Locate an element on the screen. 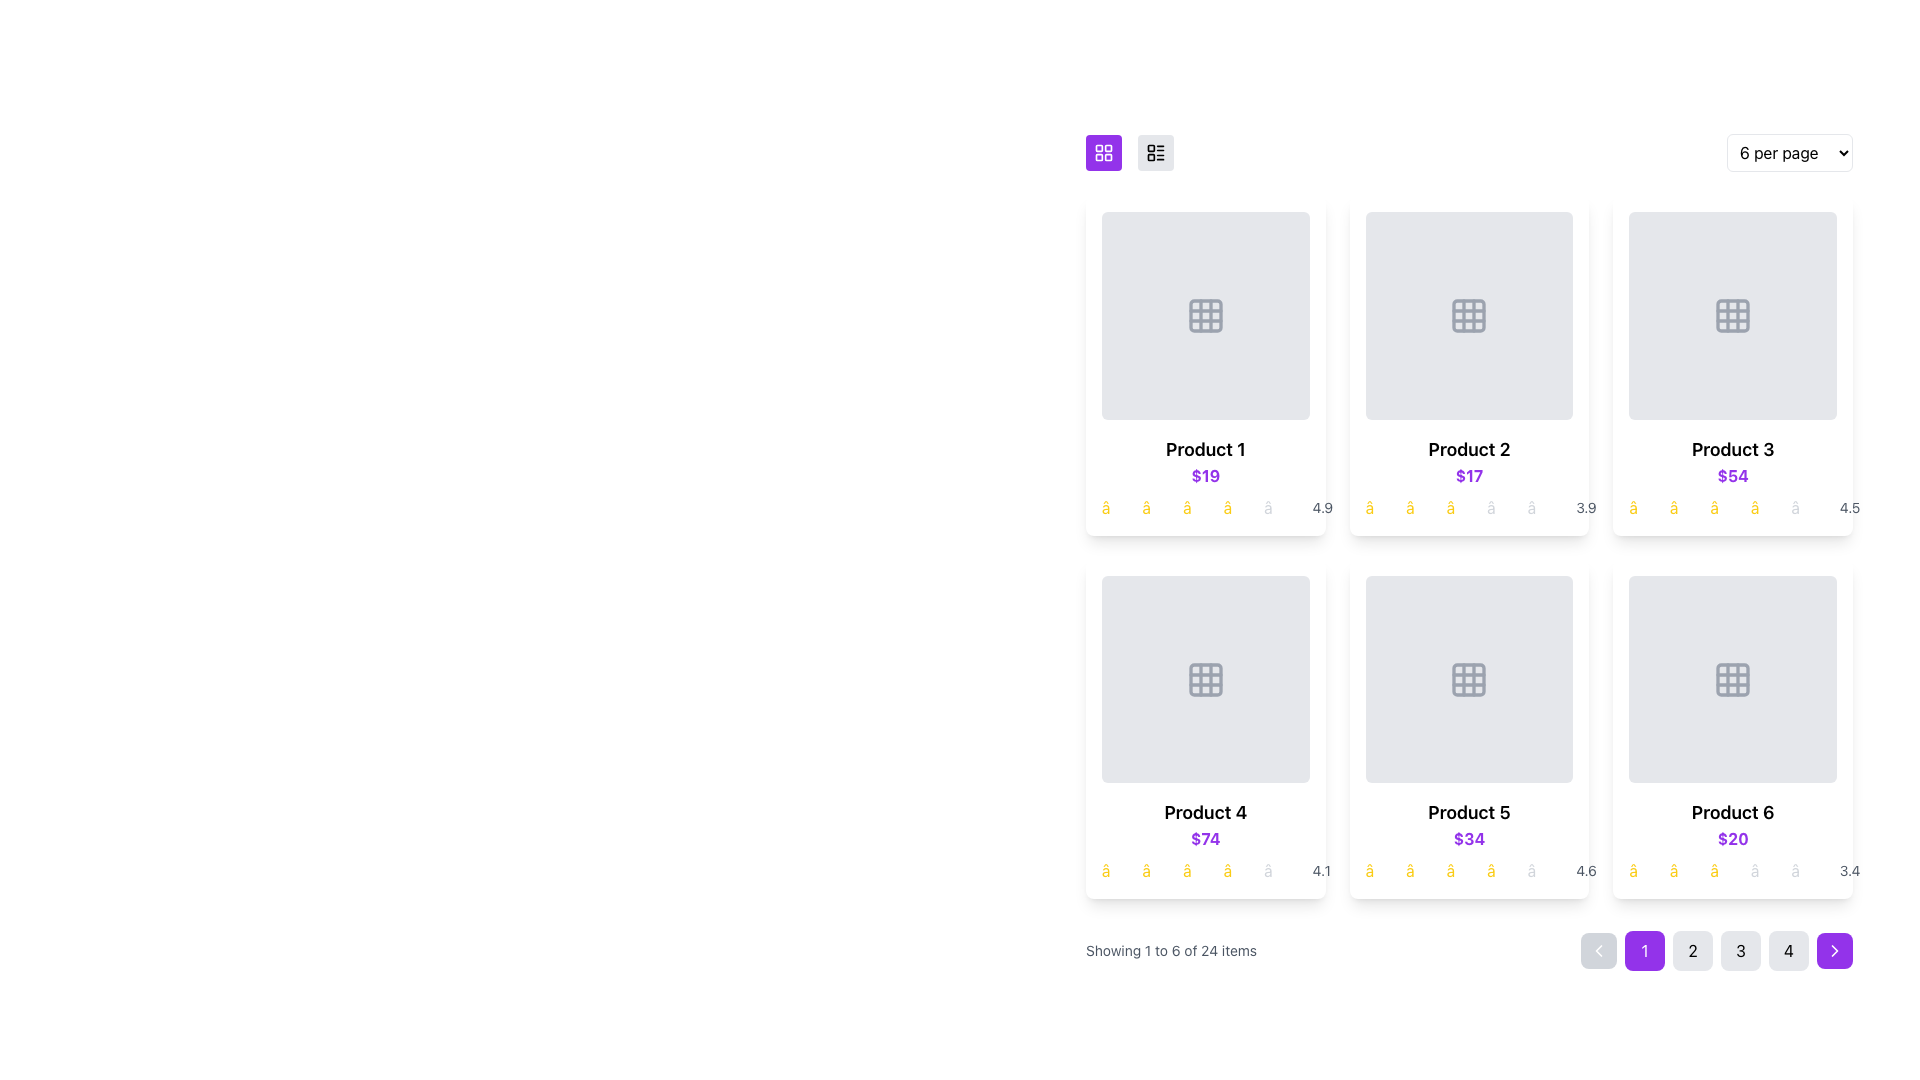 This screenshot has height=1080, width=1920. the star-based rating display for 'Product 3', which visually represents its rating with yellow and gray stars, located in the top-right card of the product grid is located at coordinates (1729, 506).